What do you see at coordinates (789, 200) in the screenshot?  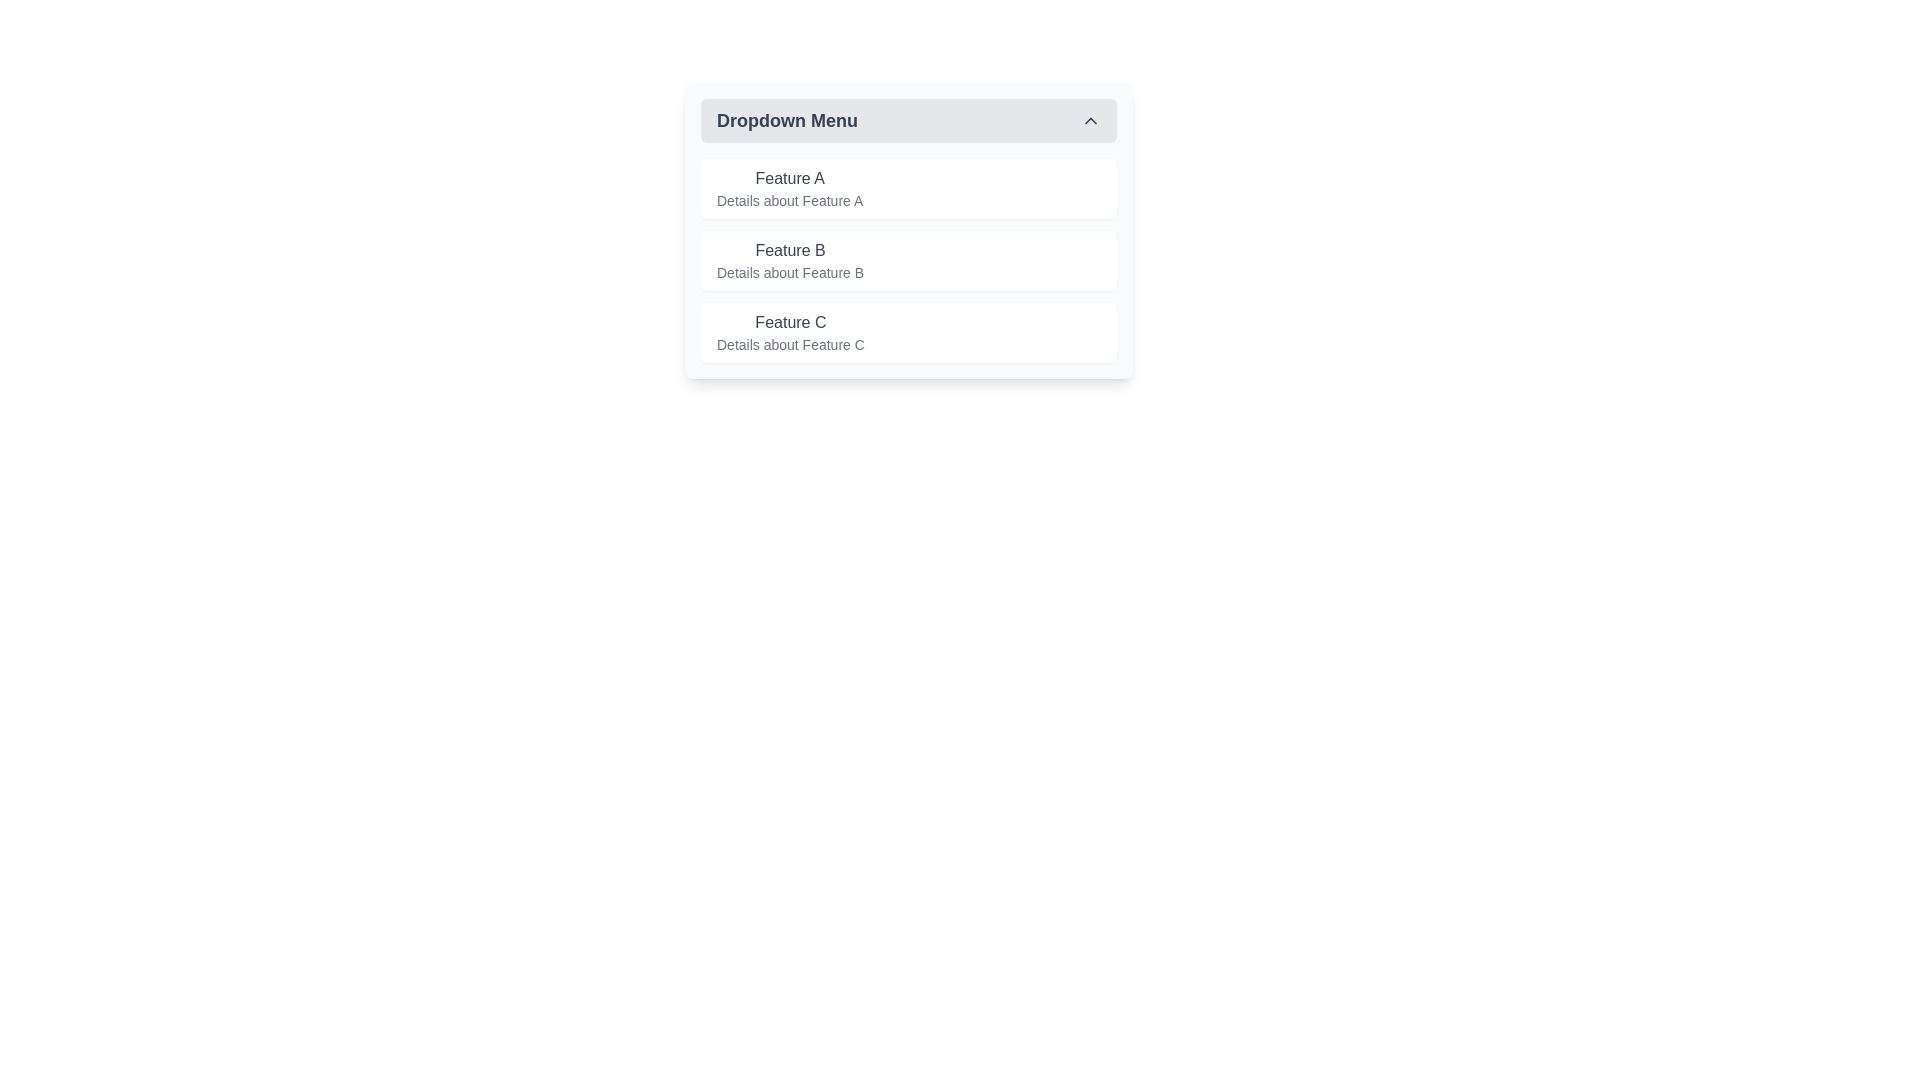 I see `the descriptive text block that provides additional information about 'Feature A', located directly beneath the bold text labeled 'Feature A' in the dropdown menu` at bounding box center [789, 200].